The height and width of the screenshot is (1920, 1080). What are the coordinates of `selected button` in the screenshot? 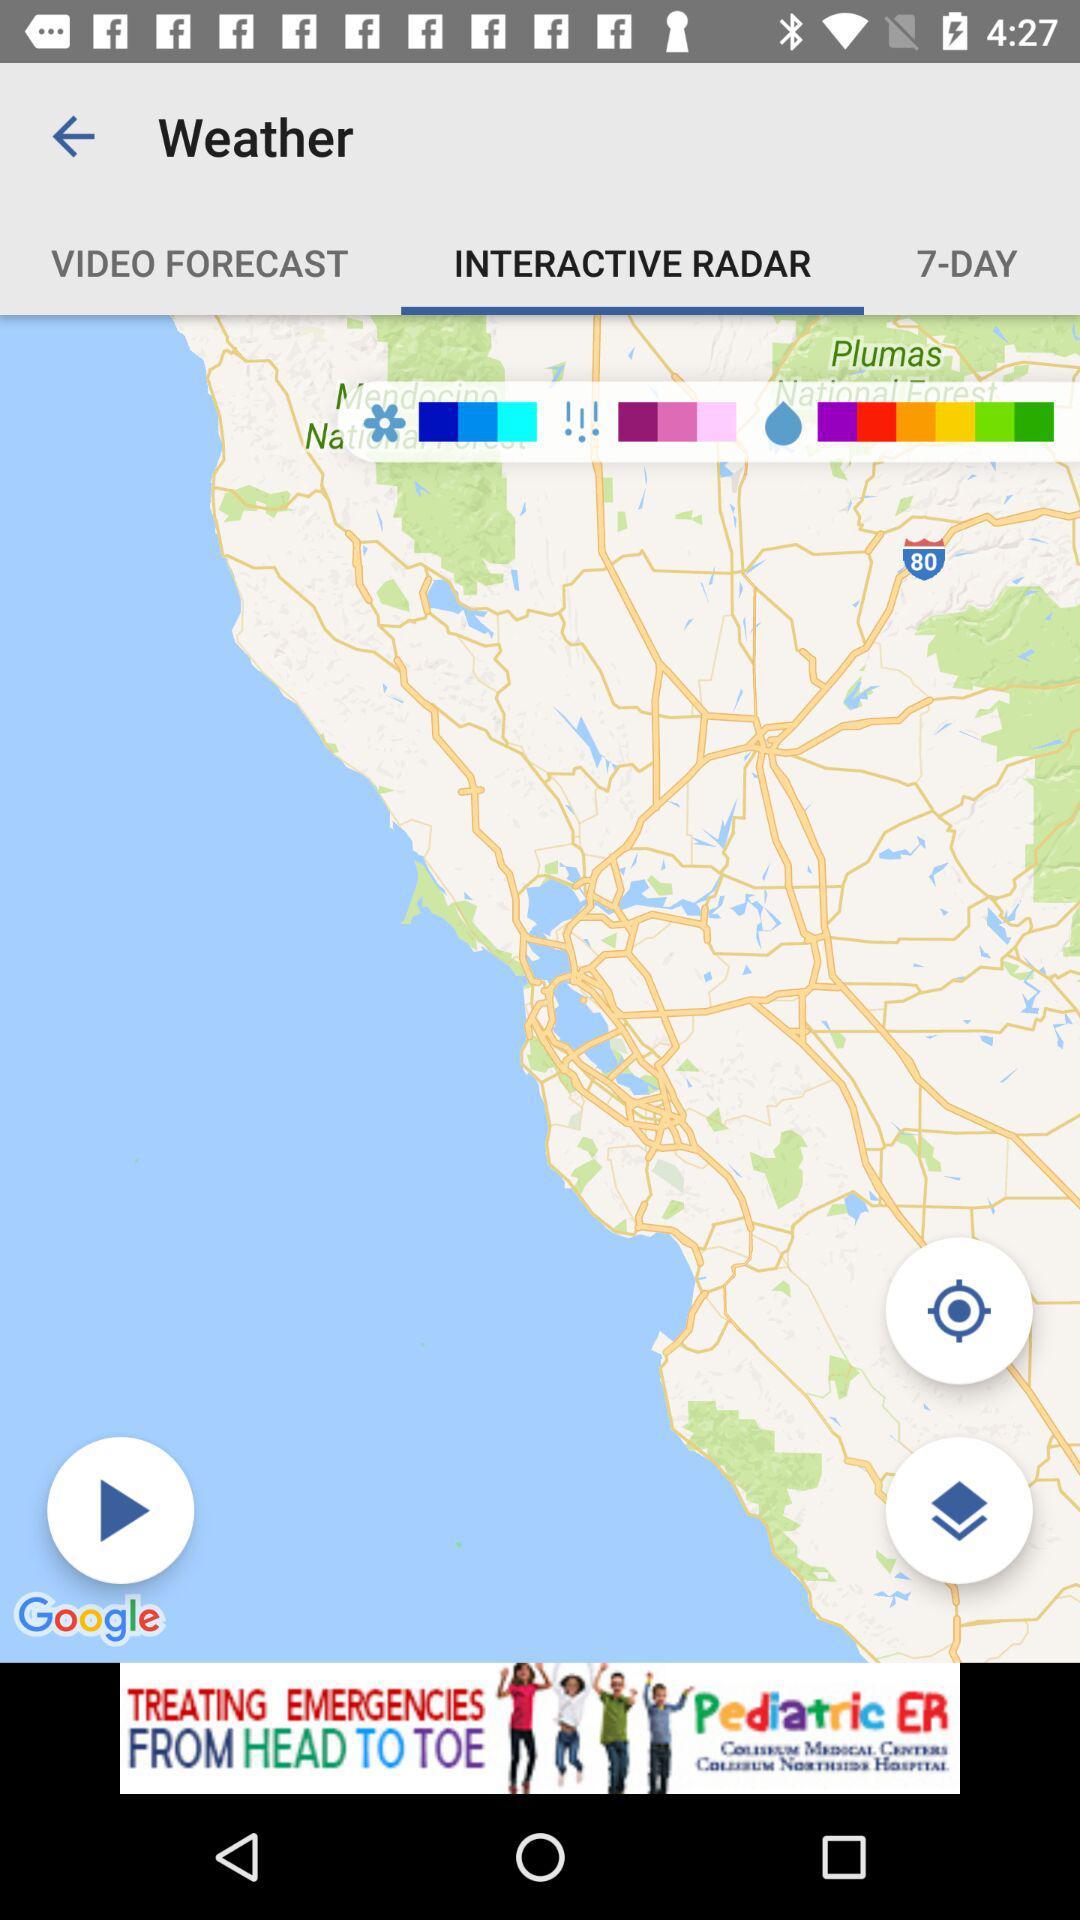 It's located at (958, 1310).